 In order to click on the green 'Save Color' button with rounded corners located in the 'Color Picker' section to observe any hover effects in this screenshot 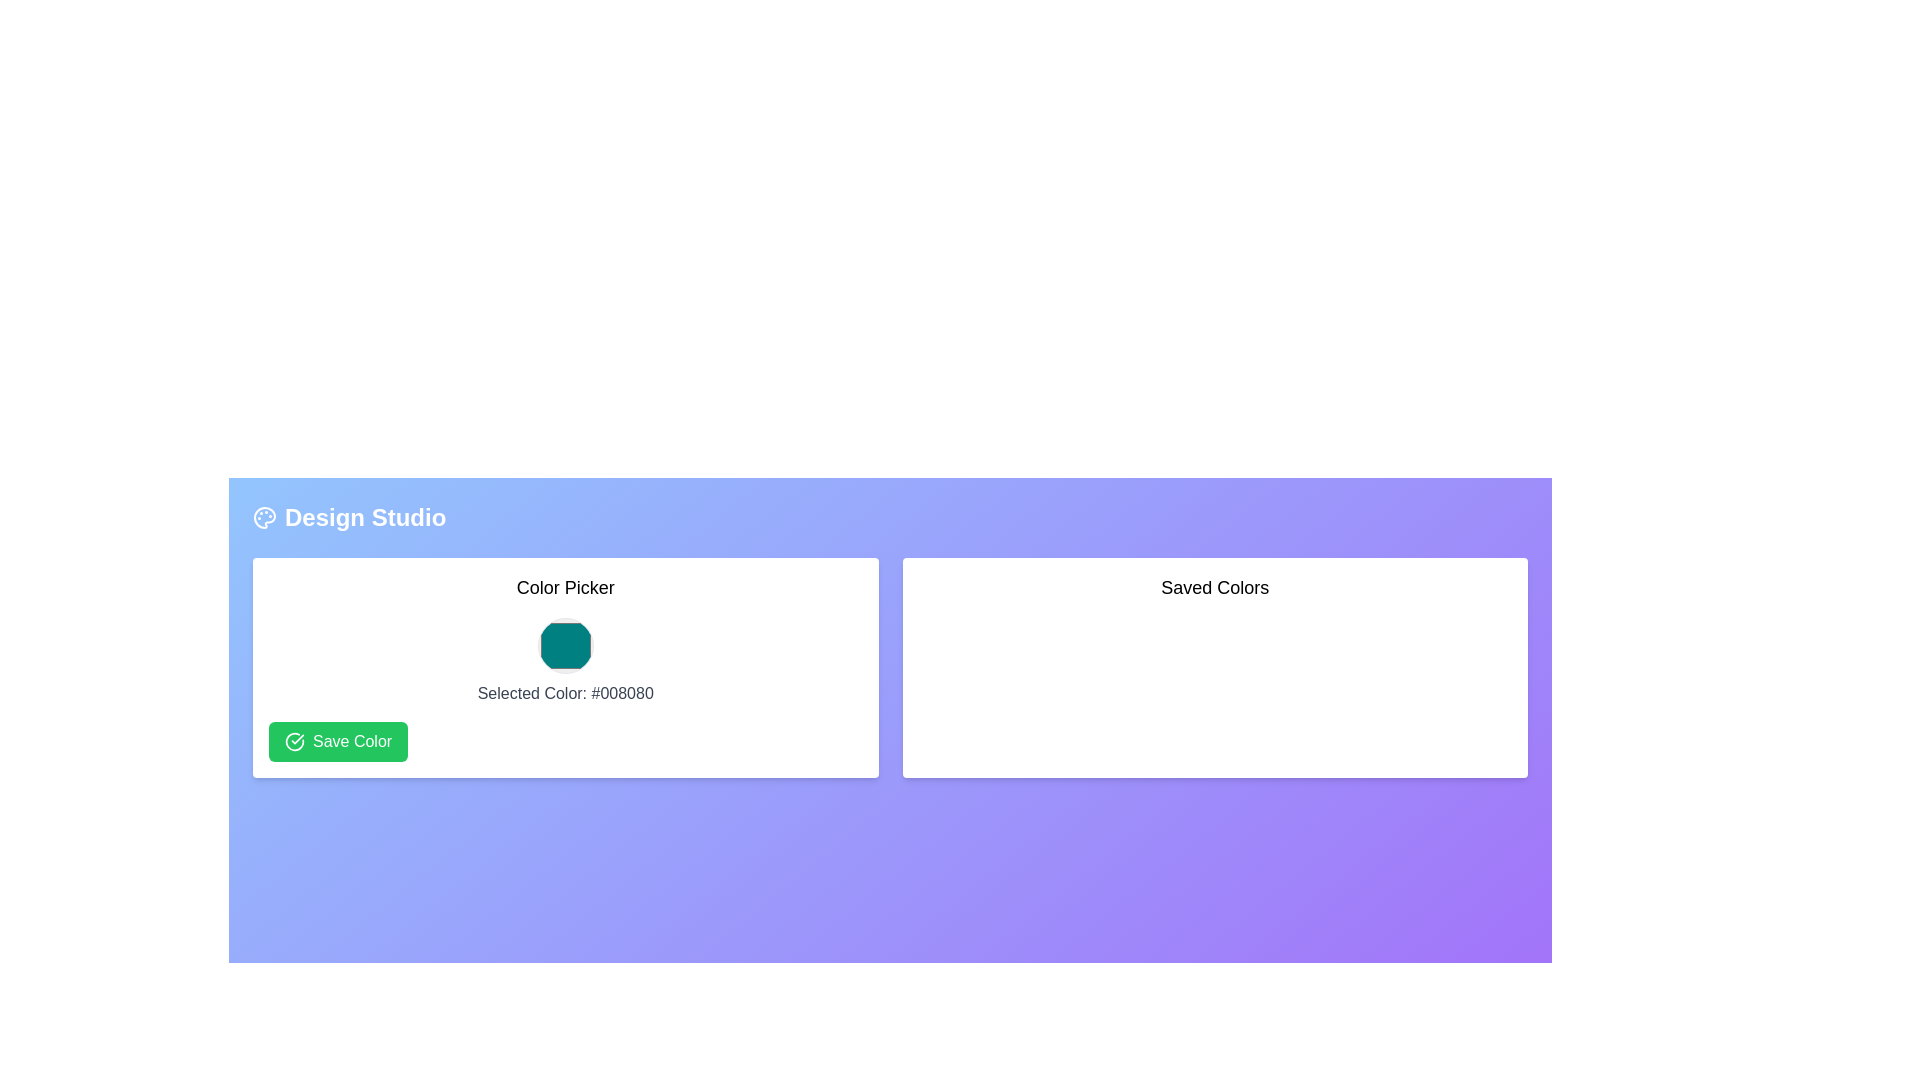, I will do `click(338, 741)`.